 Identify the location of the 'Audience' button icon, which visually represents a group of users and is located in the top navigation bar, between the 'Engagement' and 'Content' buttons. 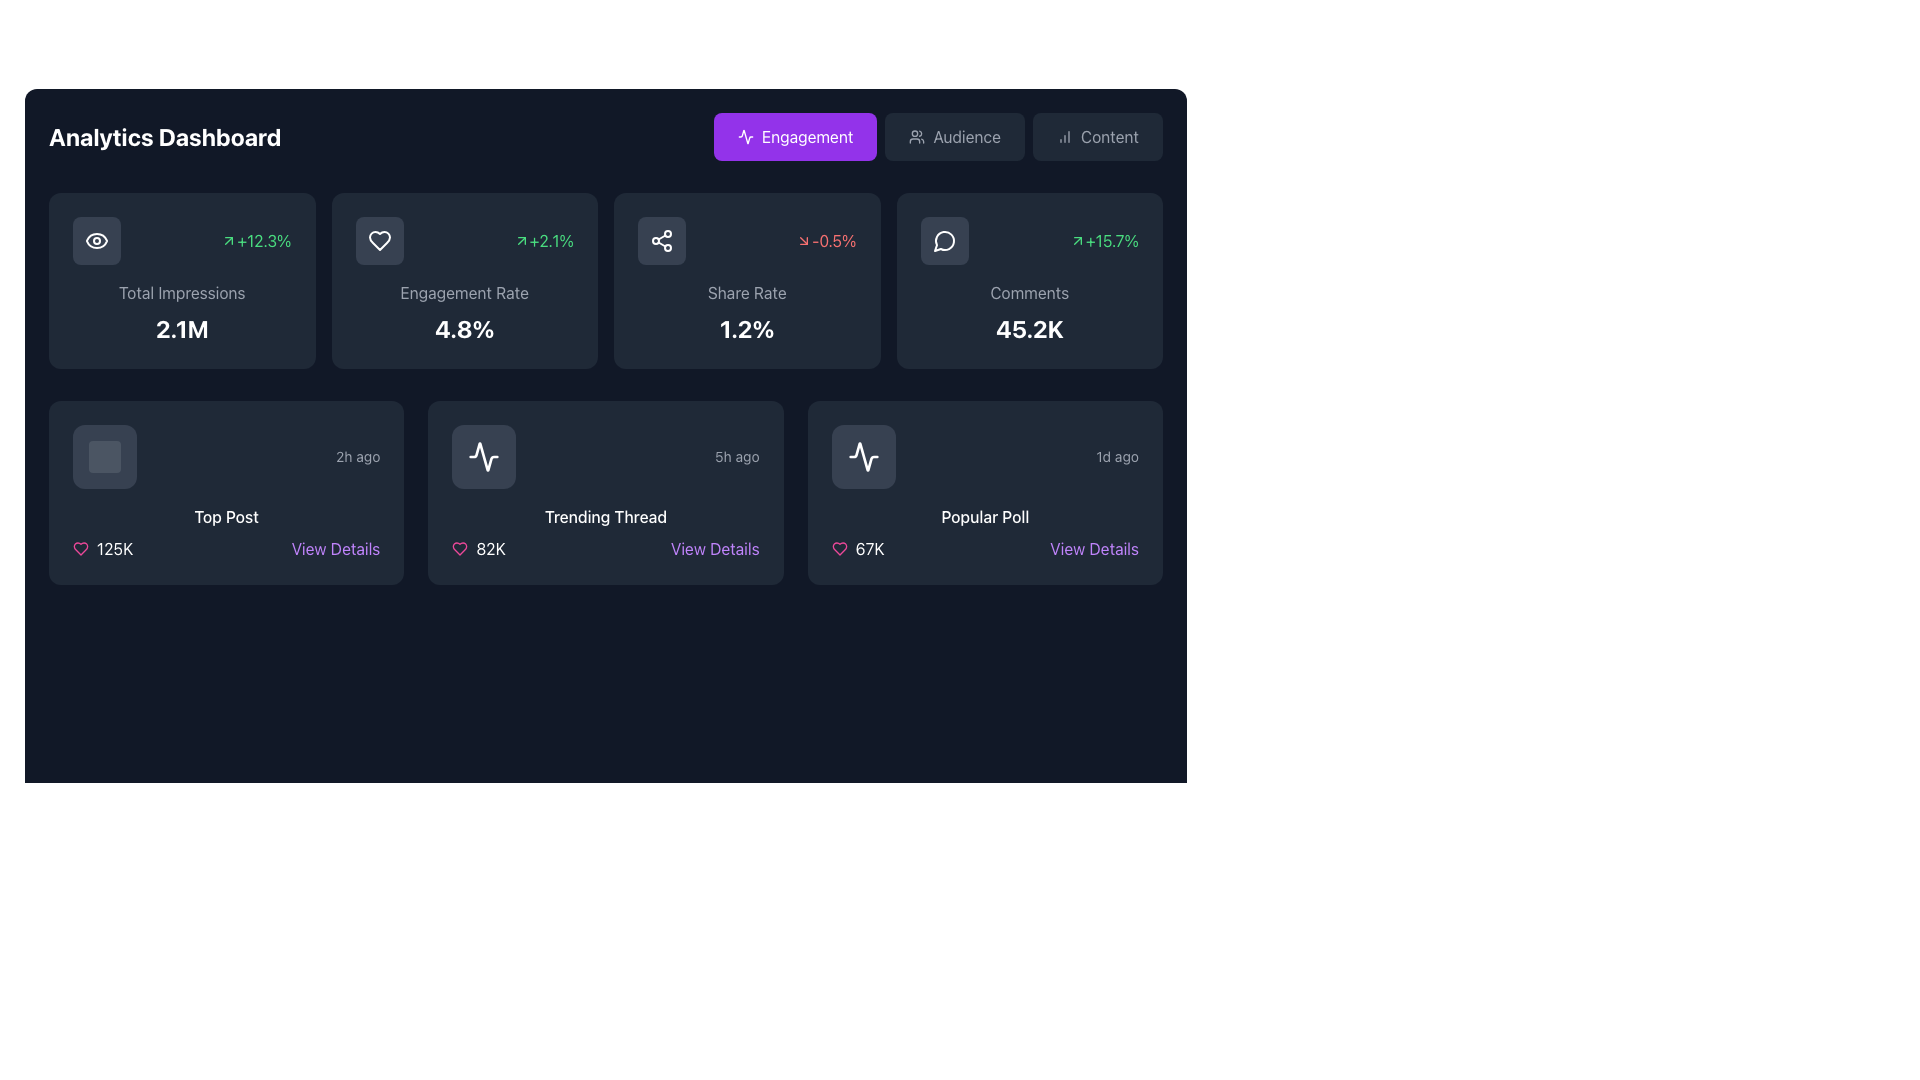
(916, 136).